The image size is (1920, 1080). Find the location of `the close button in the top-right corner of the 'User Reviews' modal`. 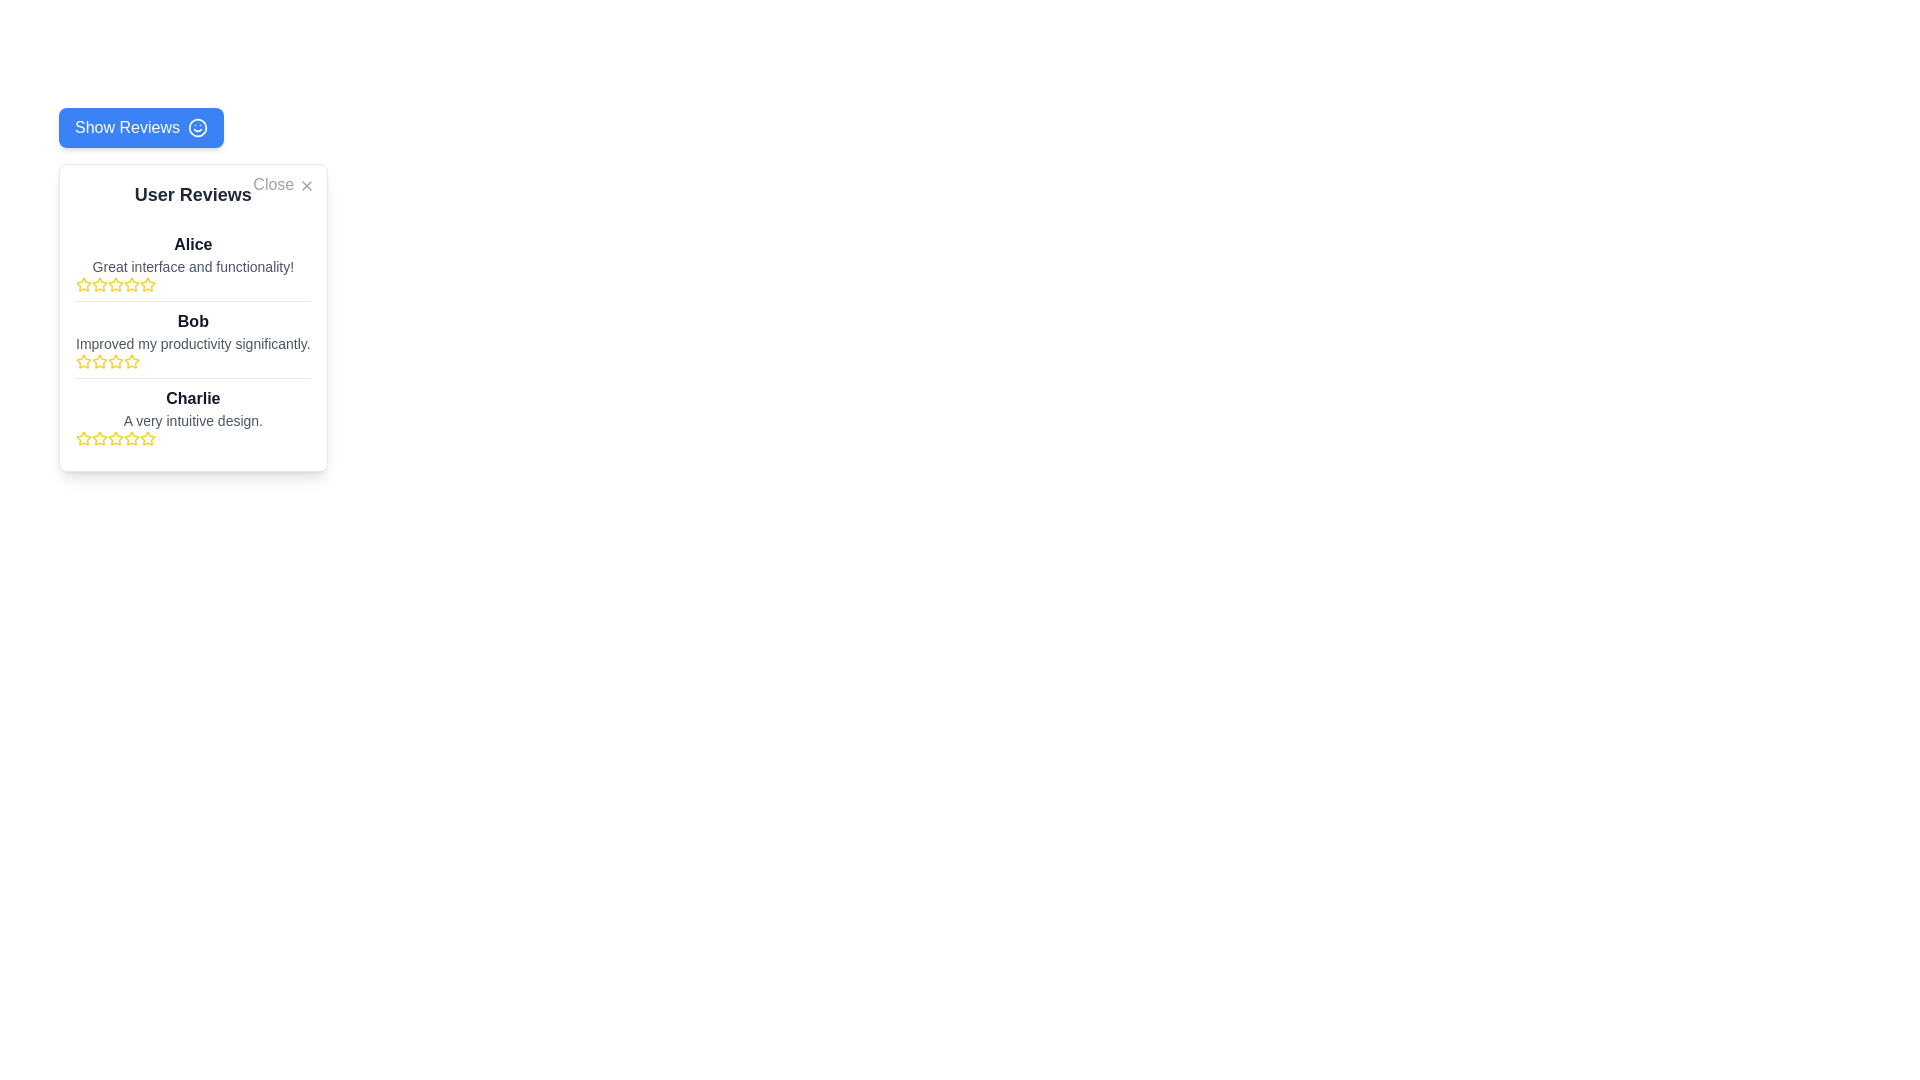

the close button in the top-right corner of the 'User Reviews' modal is located at coordinates (282, 185).